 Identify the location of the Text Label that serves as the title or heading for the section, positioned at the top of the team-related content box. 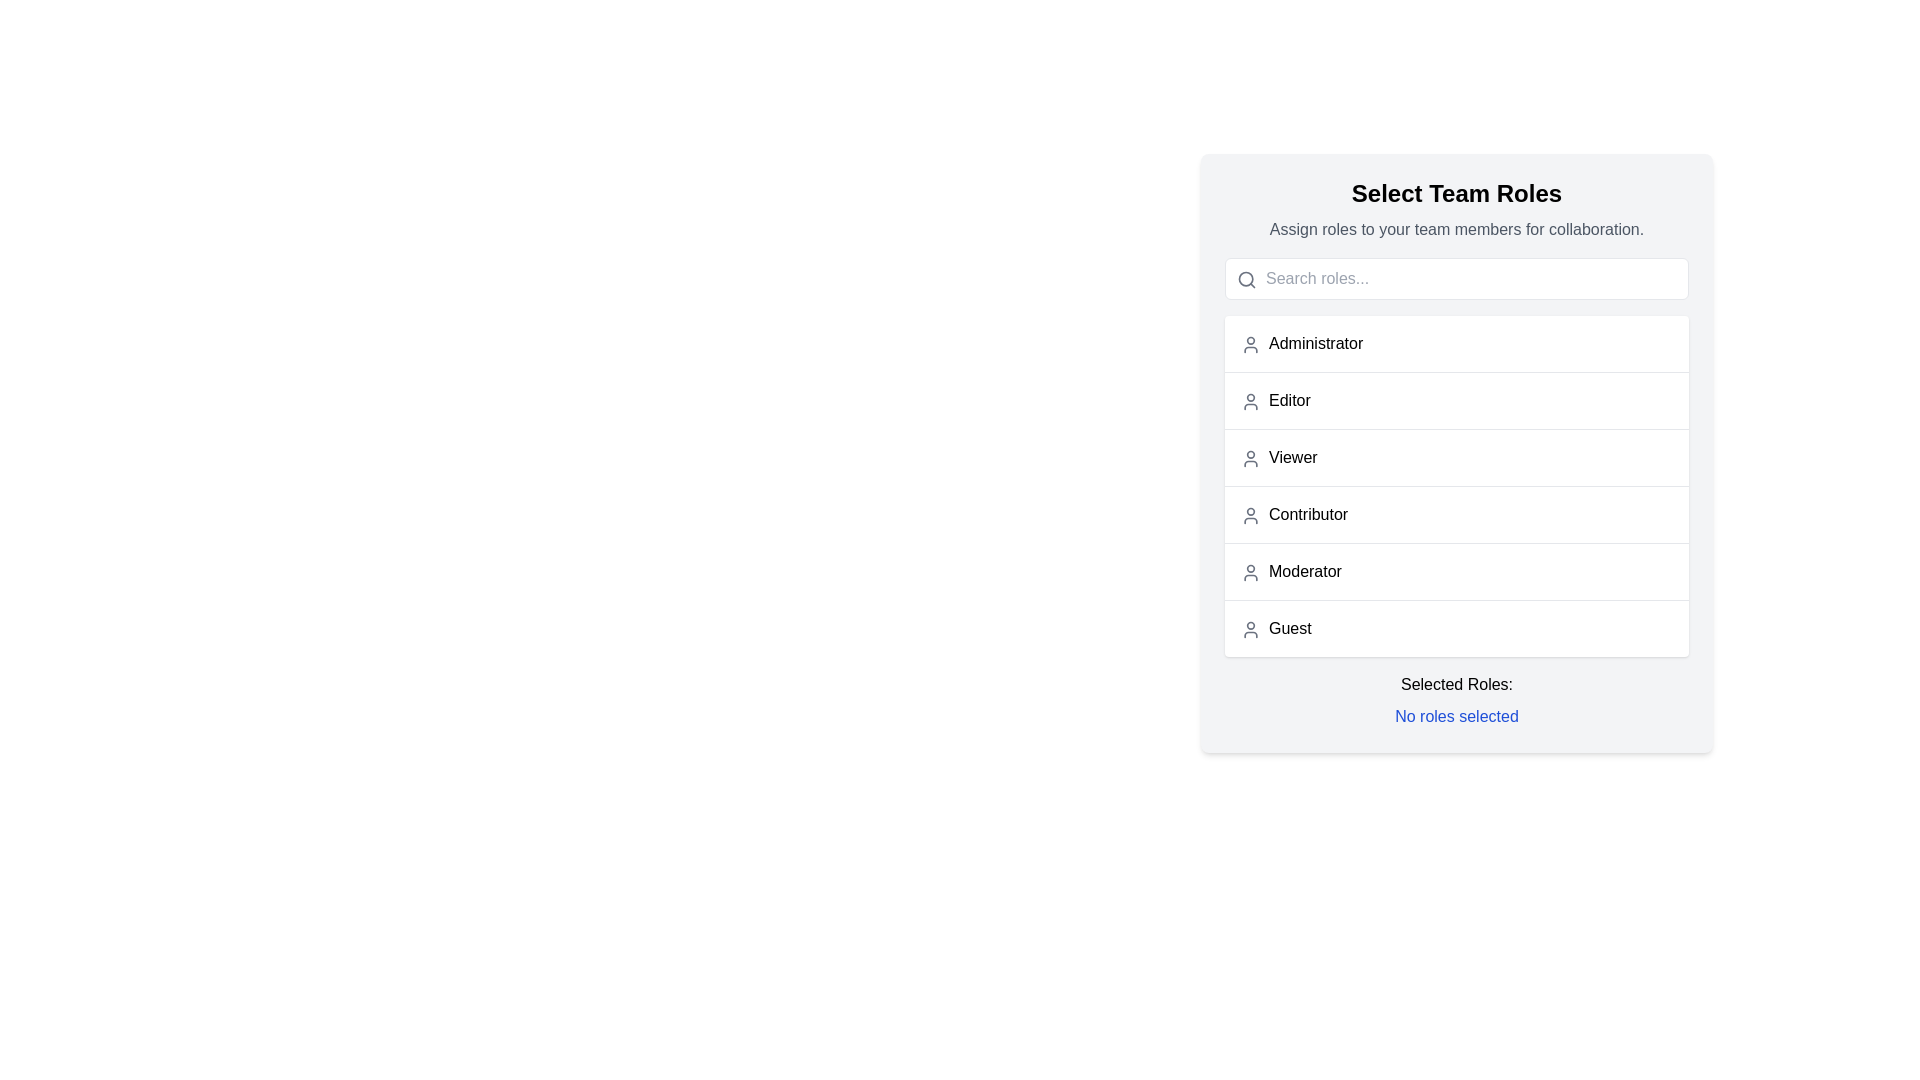
(1457, 193).